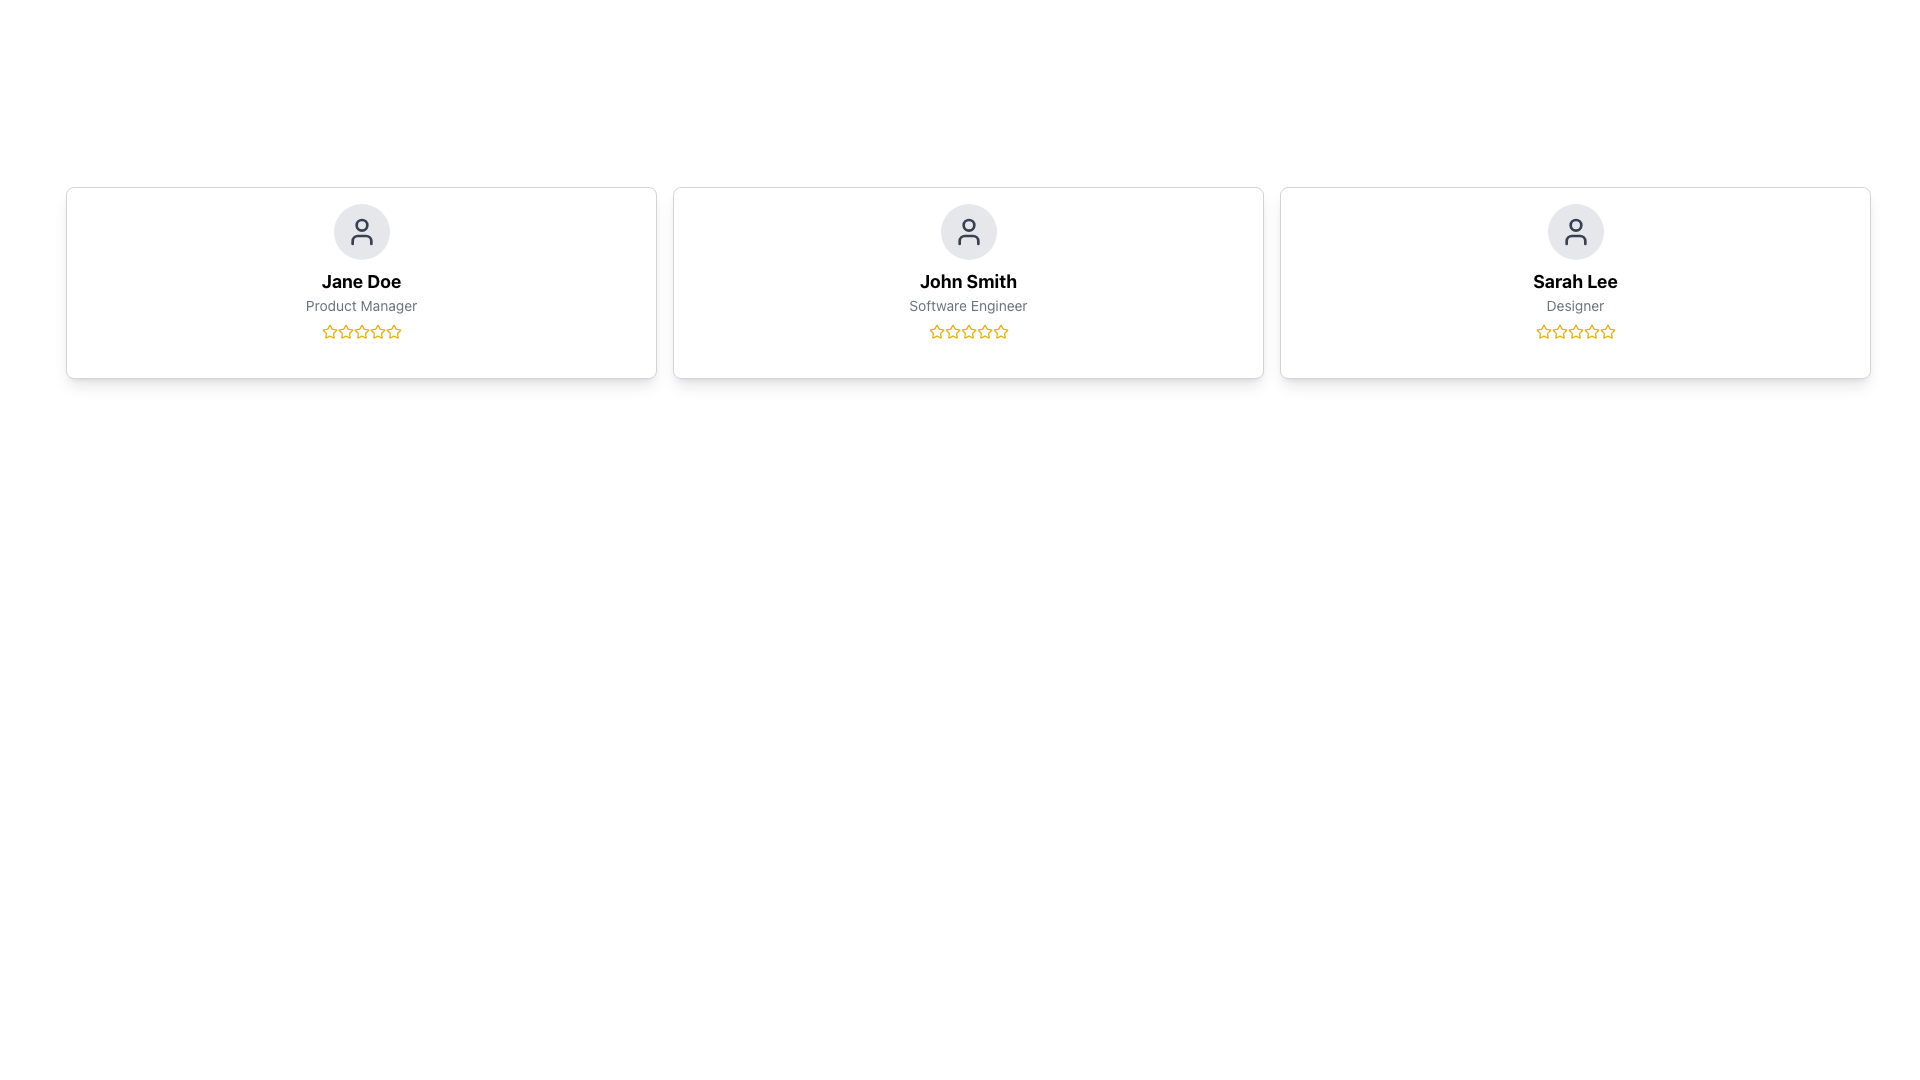  What do you see at coordinates (1542, 330) in the screenshot?
I see `the first star-shaped icon in the rating row below the 'Sarah Lee' profile to interact with the rating system` at bounding box center [1542, 330].